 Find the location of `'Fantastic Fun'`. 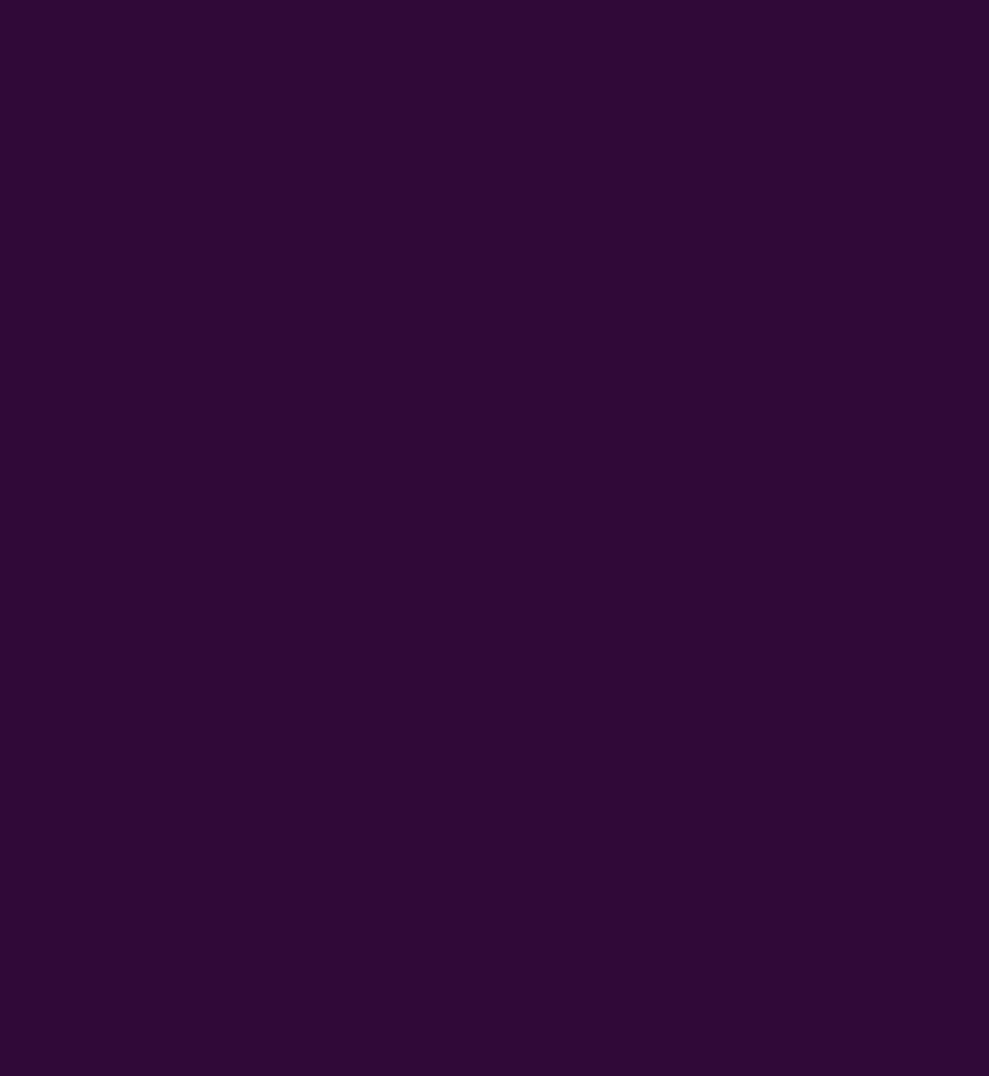

'Fantastic Fun' is located at coordinates (112, 864).